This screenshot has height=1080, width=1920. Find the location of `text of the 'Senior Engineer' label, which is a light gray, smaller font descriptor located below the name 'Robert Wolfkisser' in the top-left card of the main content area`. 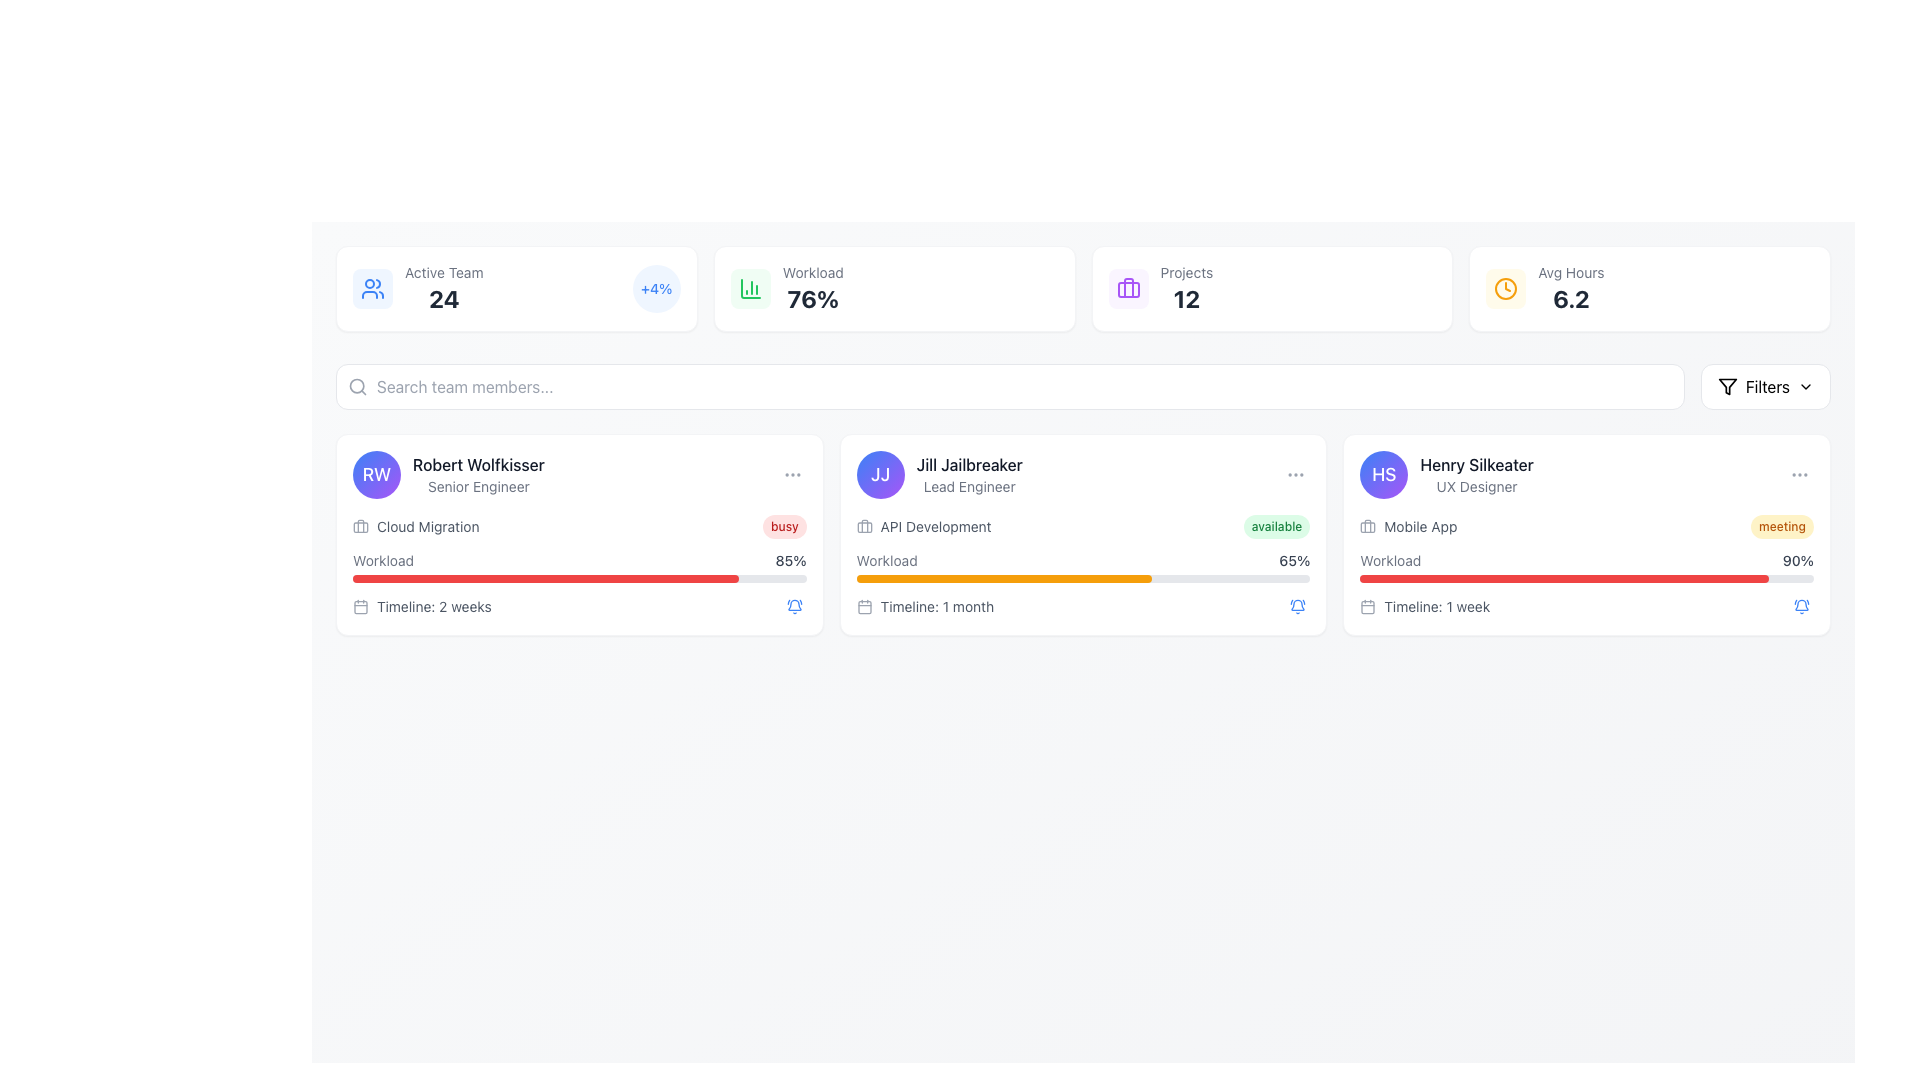

text of the 'Senior Engineer' label, which is a light gray, smaller font descriptor located below the name 'Robert Wolfkisser' in the top-left card of the main content area is located at coordinates (477, 486).